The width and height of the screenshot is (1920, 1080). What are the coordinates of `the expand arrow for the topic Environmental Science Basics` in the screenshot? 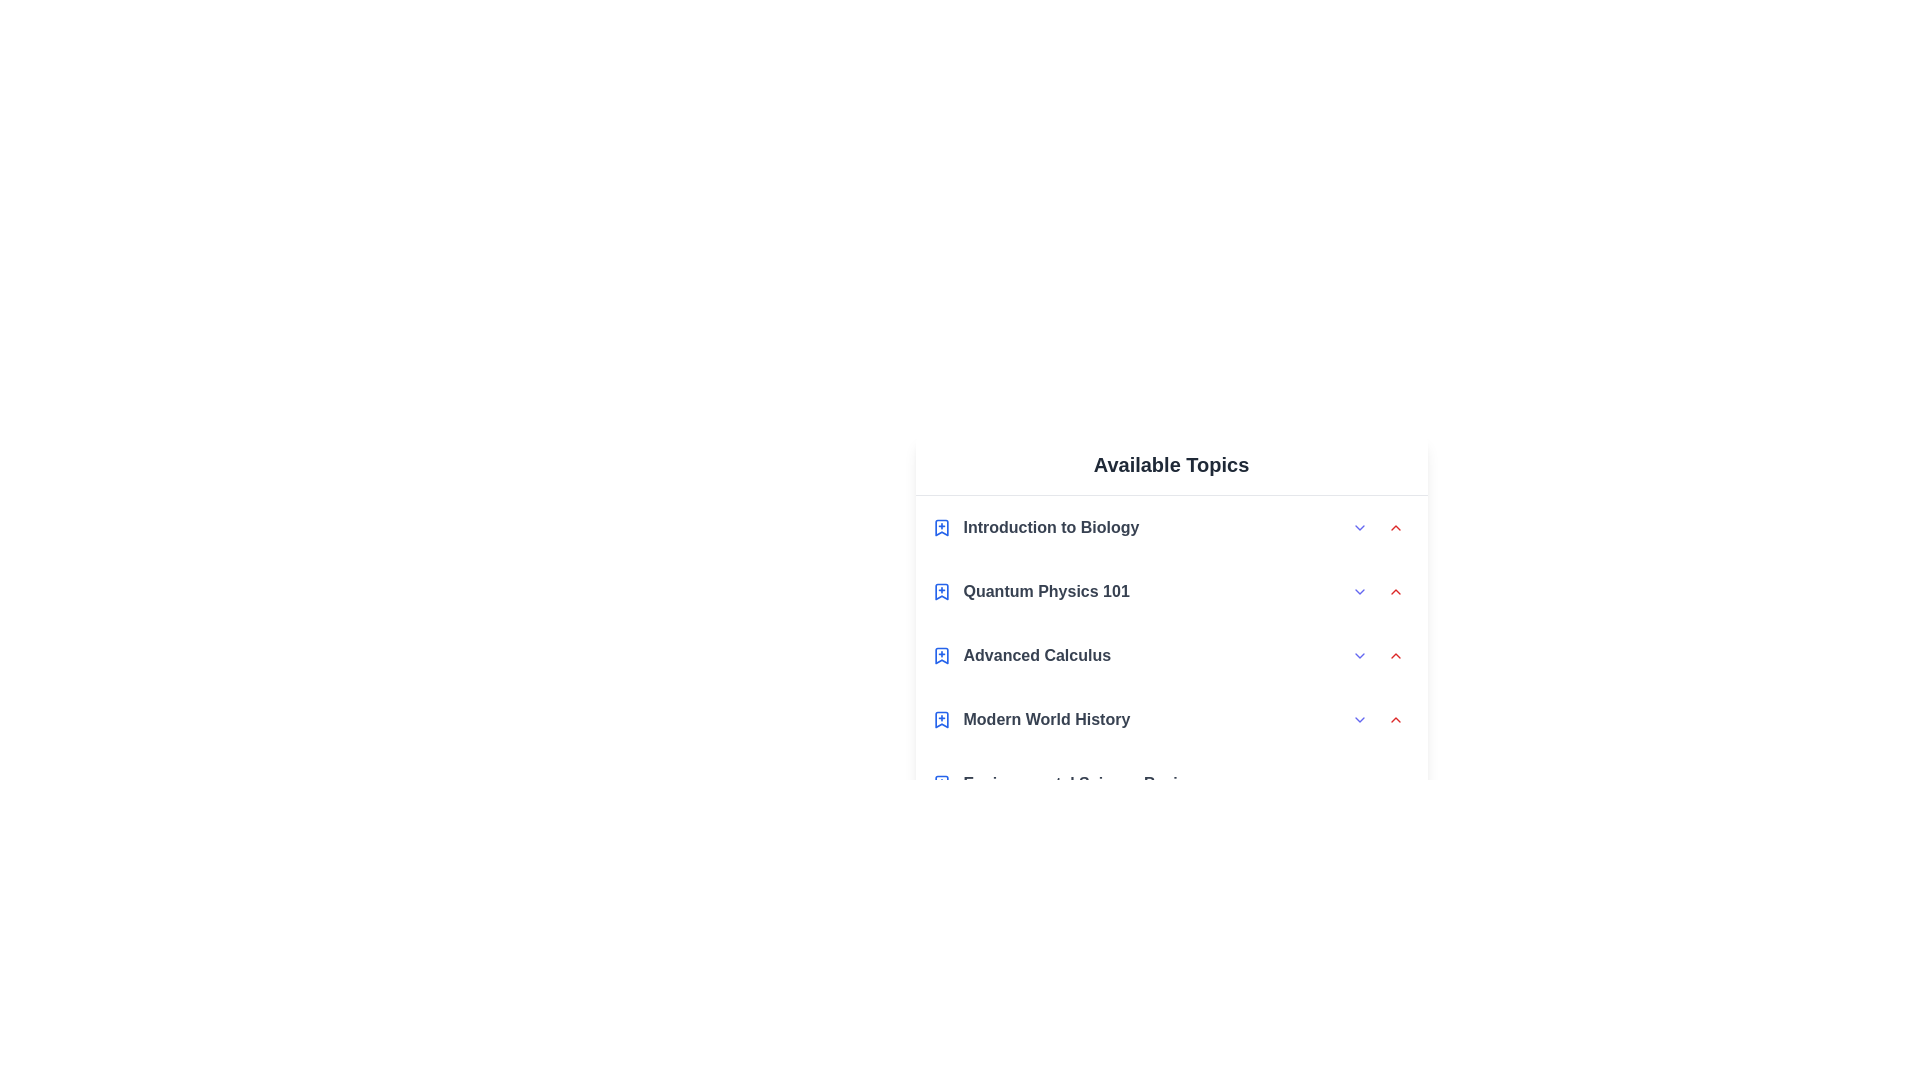 It's located at (1359, 782).